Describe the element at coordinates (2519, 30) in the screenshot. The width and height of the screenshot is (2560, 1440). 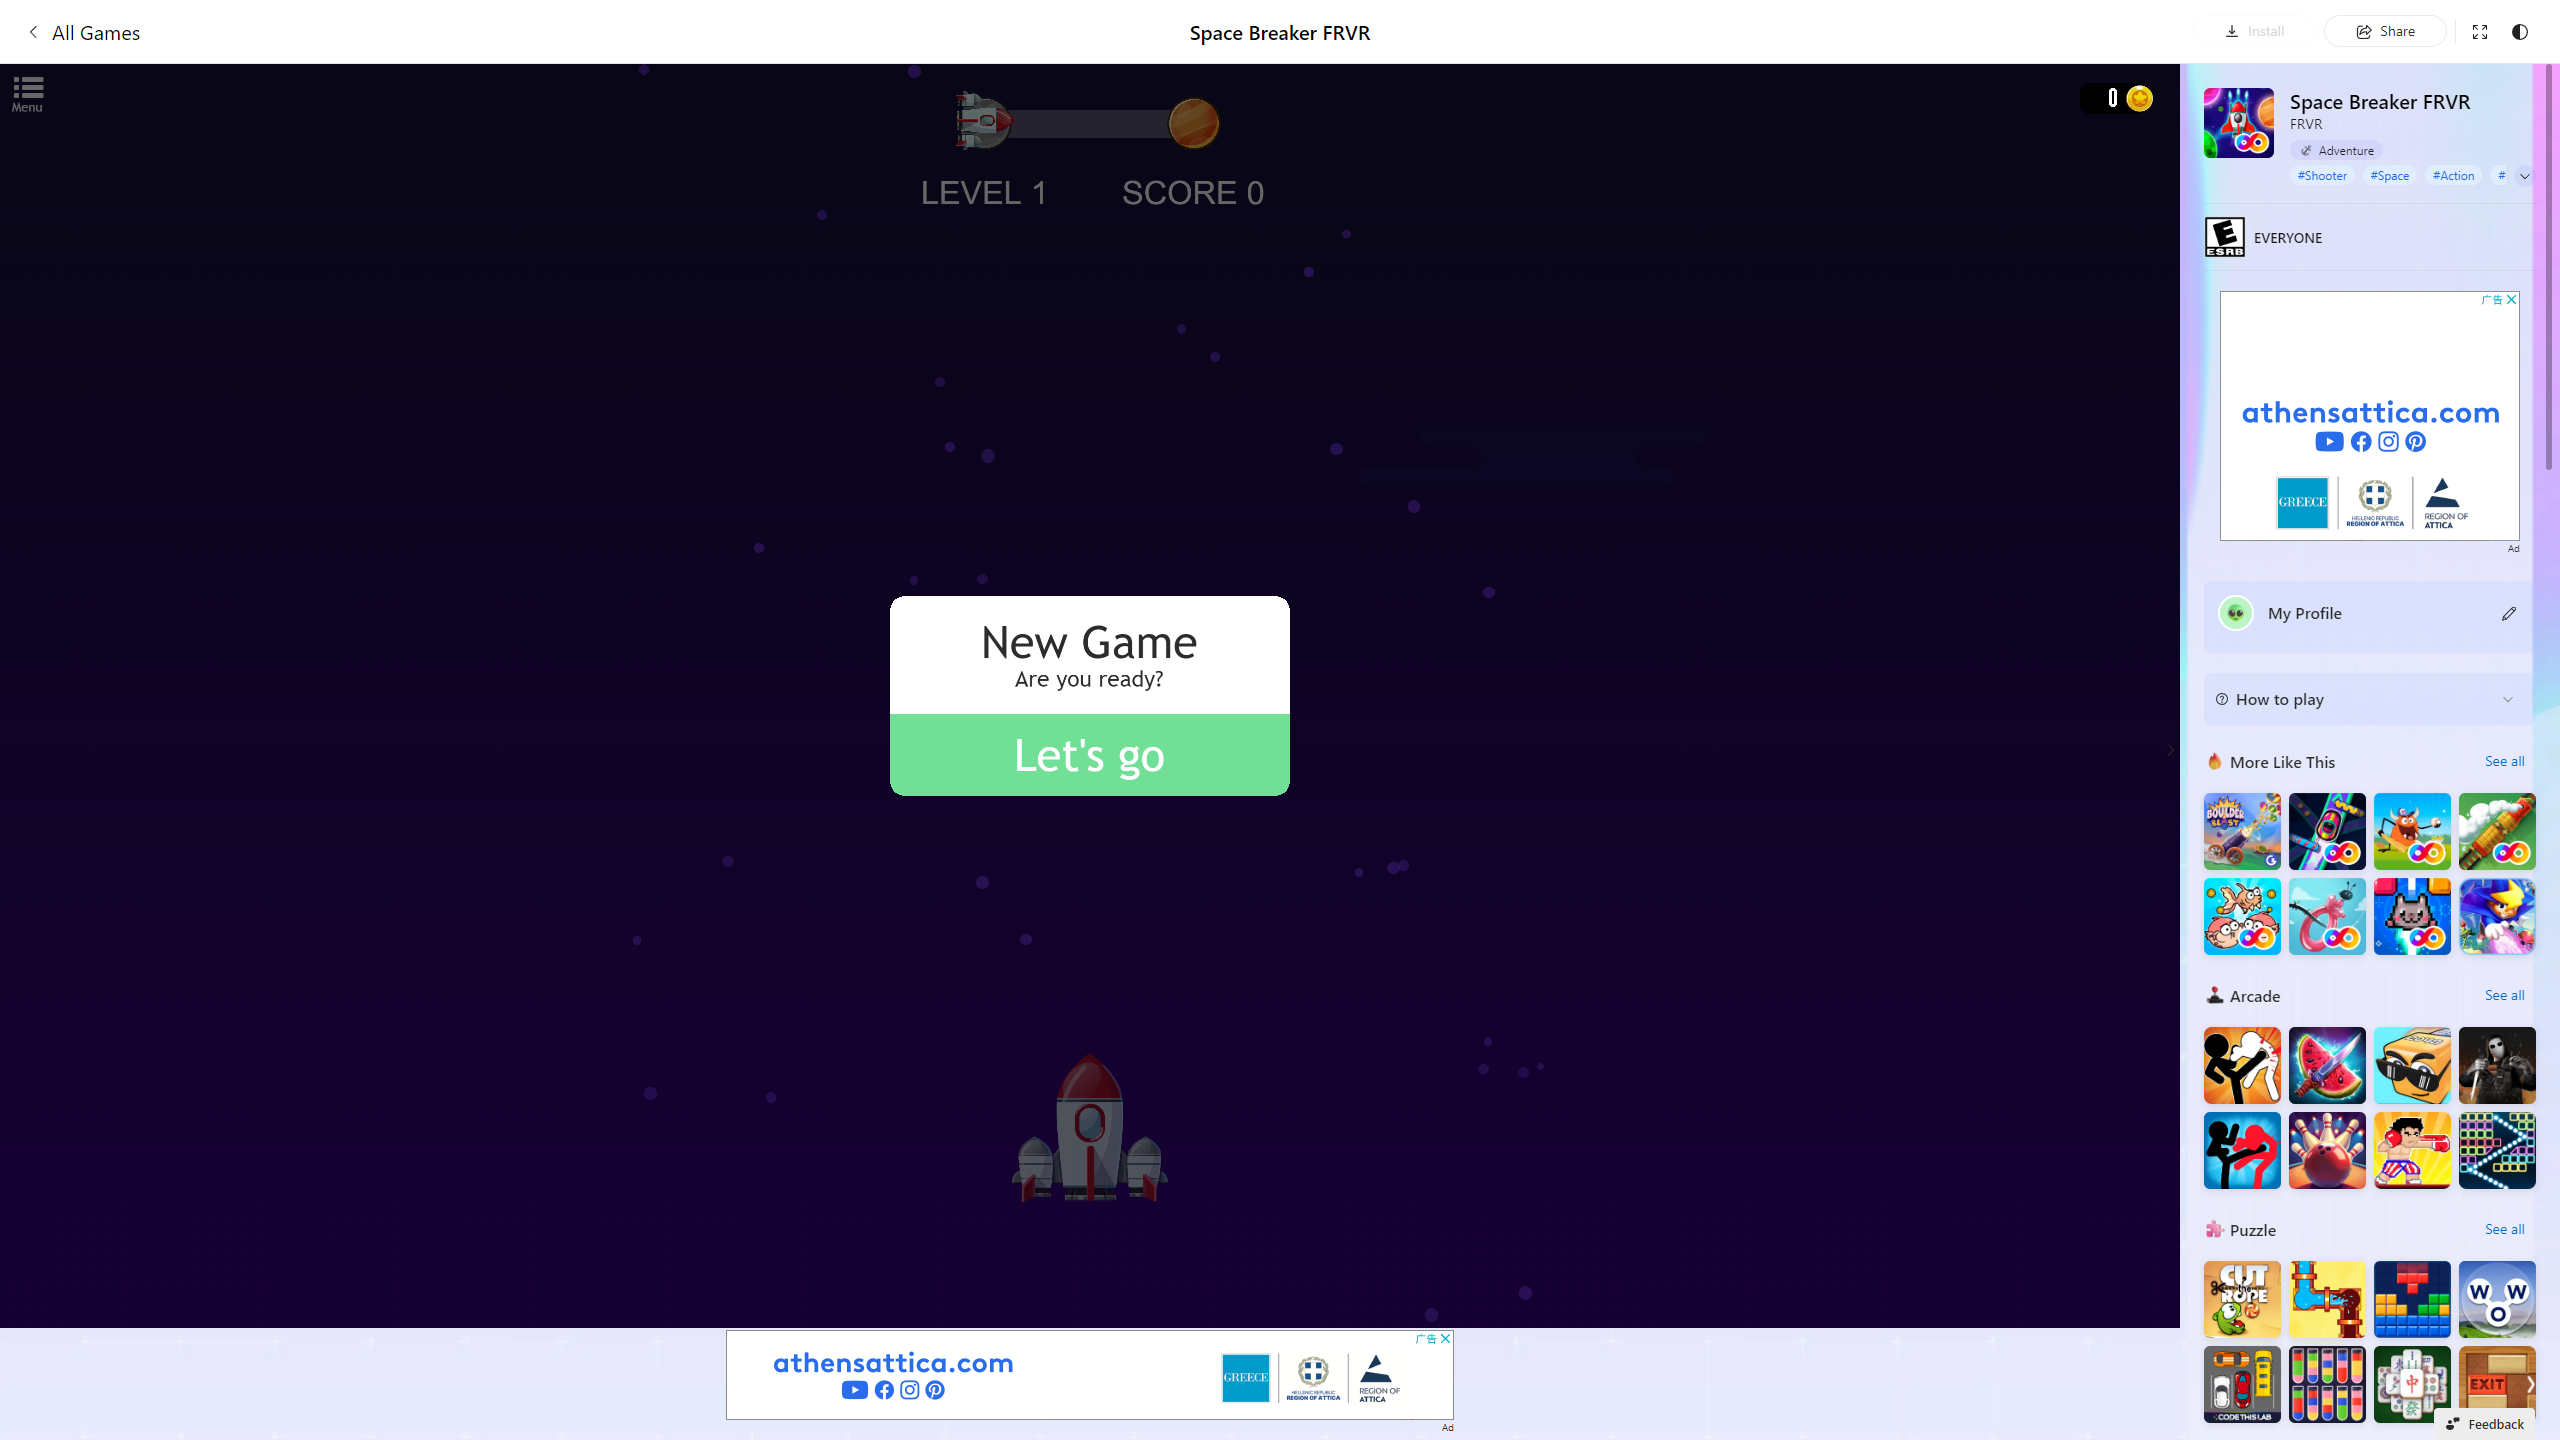
I see `'Change to dark mode'` at that location.